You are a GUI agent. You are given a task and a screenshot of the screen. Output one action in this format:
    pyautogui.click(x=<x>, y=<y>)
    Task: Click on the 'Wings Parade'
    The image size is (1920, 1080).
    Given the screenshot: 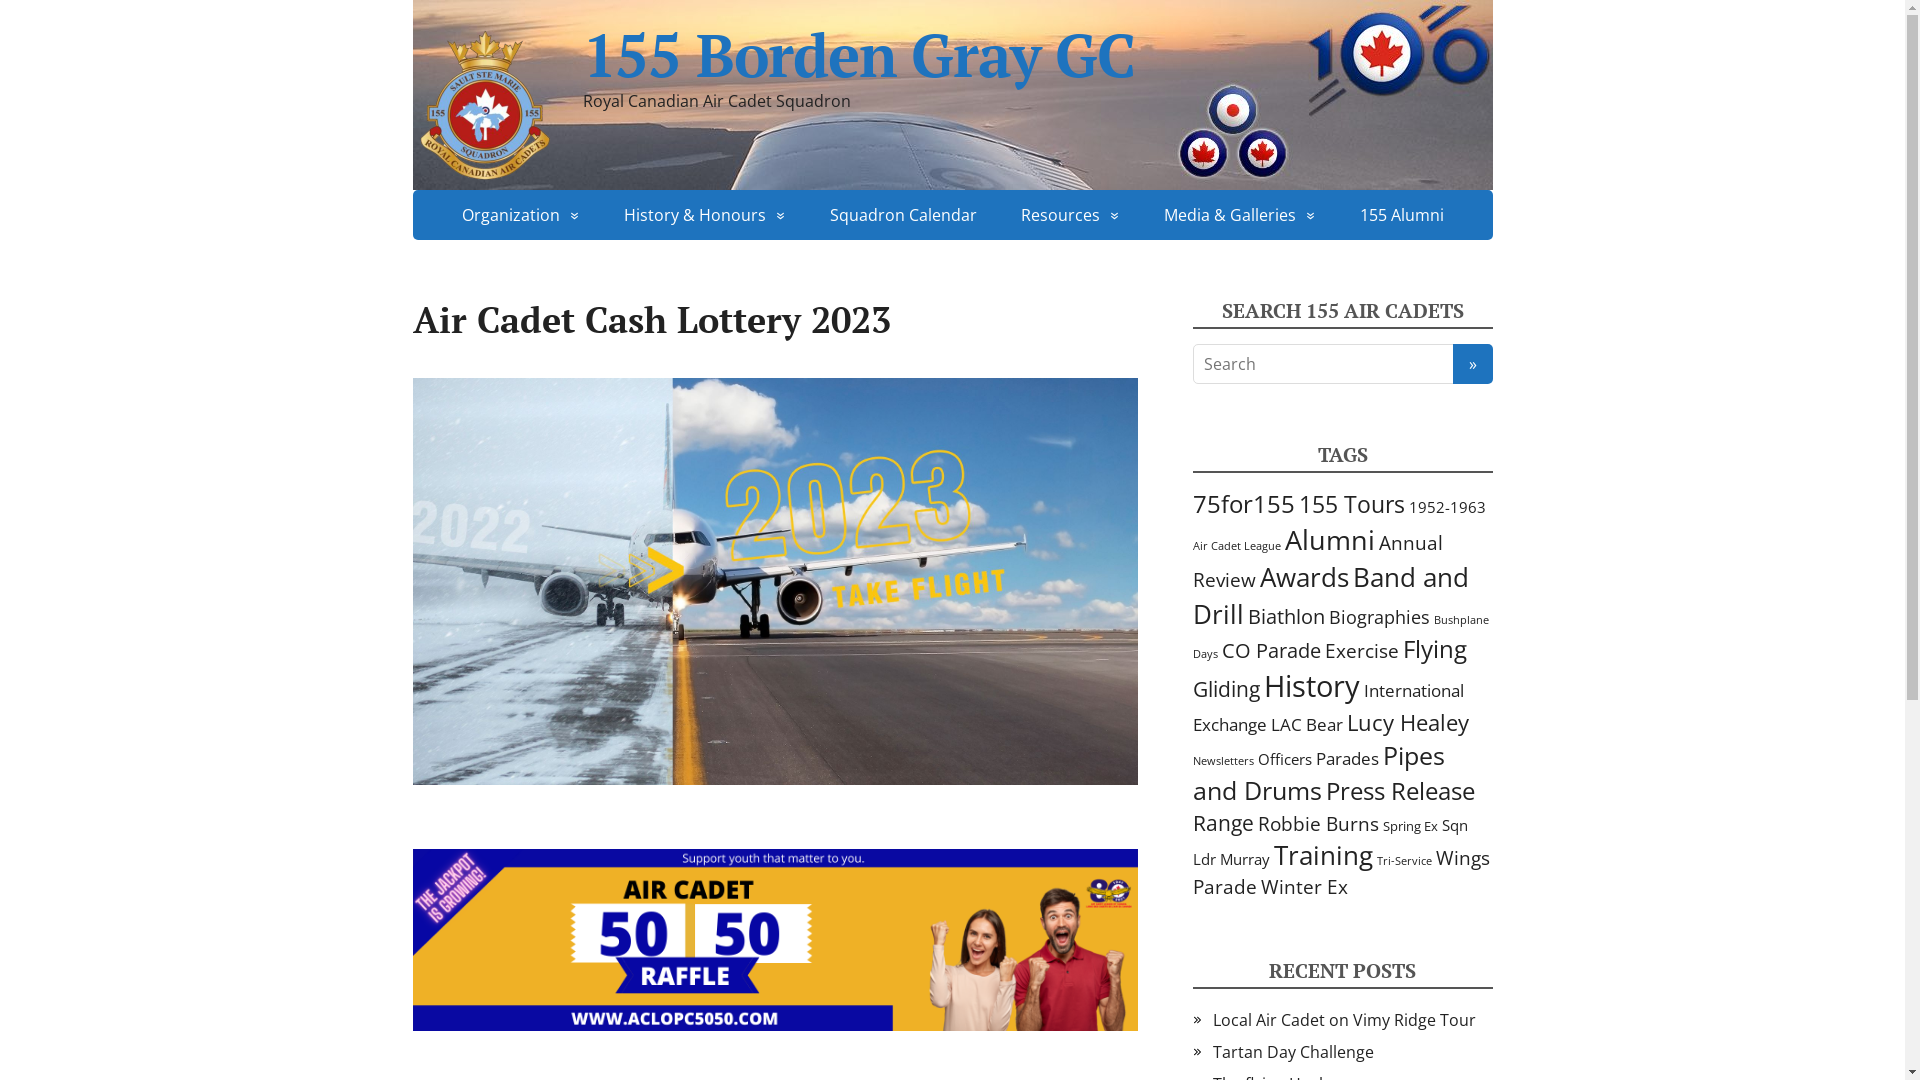 What is the action you would take?
    pyautogui.click(x=1340, y=870)
    